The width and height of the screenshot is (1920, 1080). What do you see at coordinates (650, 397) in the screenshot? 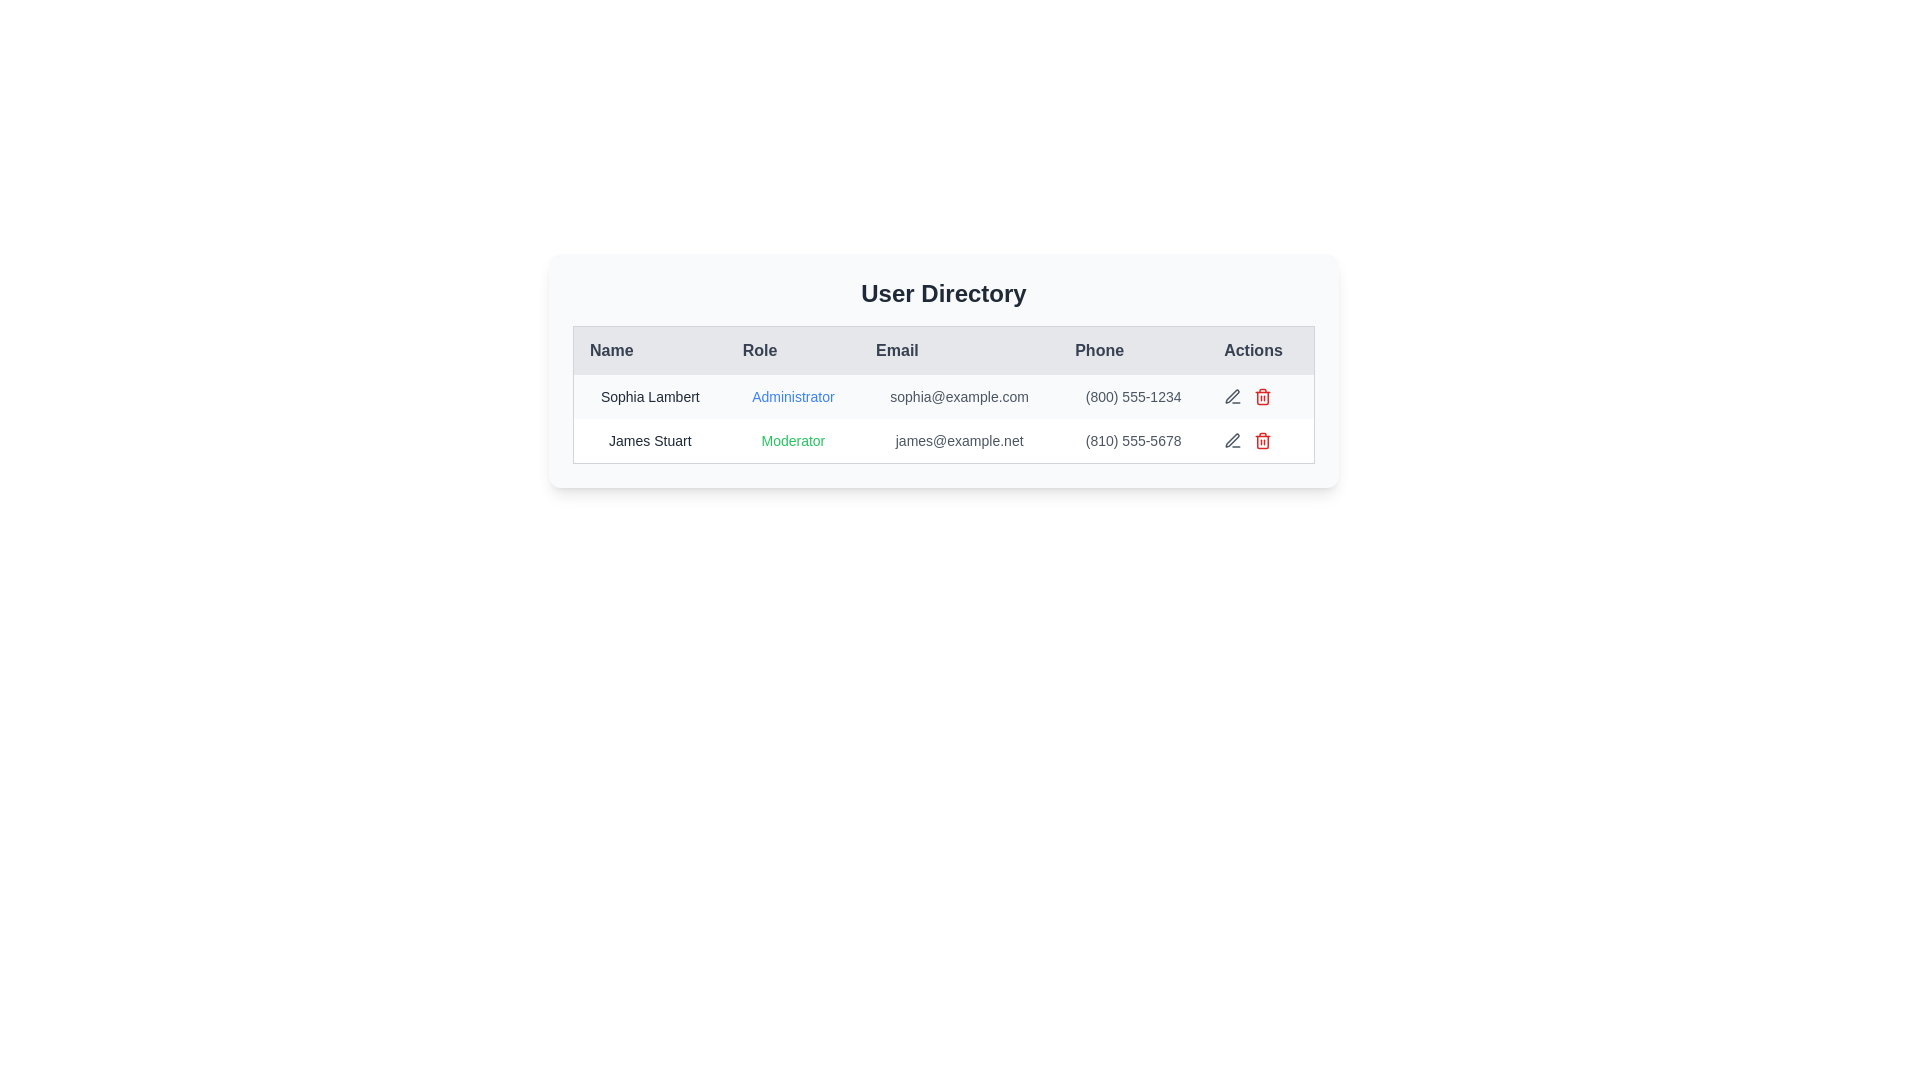
I see `the text label displaying the name 'Sophia Lambert' in the user directory table, located in the first row under the 'Name' column` at bounding box center [650, 397].